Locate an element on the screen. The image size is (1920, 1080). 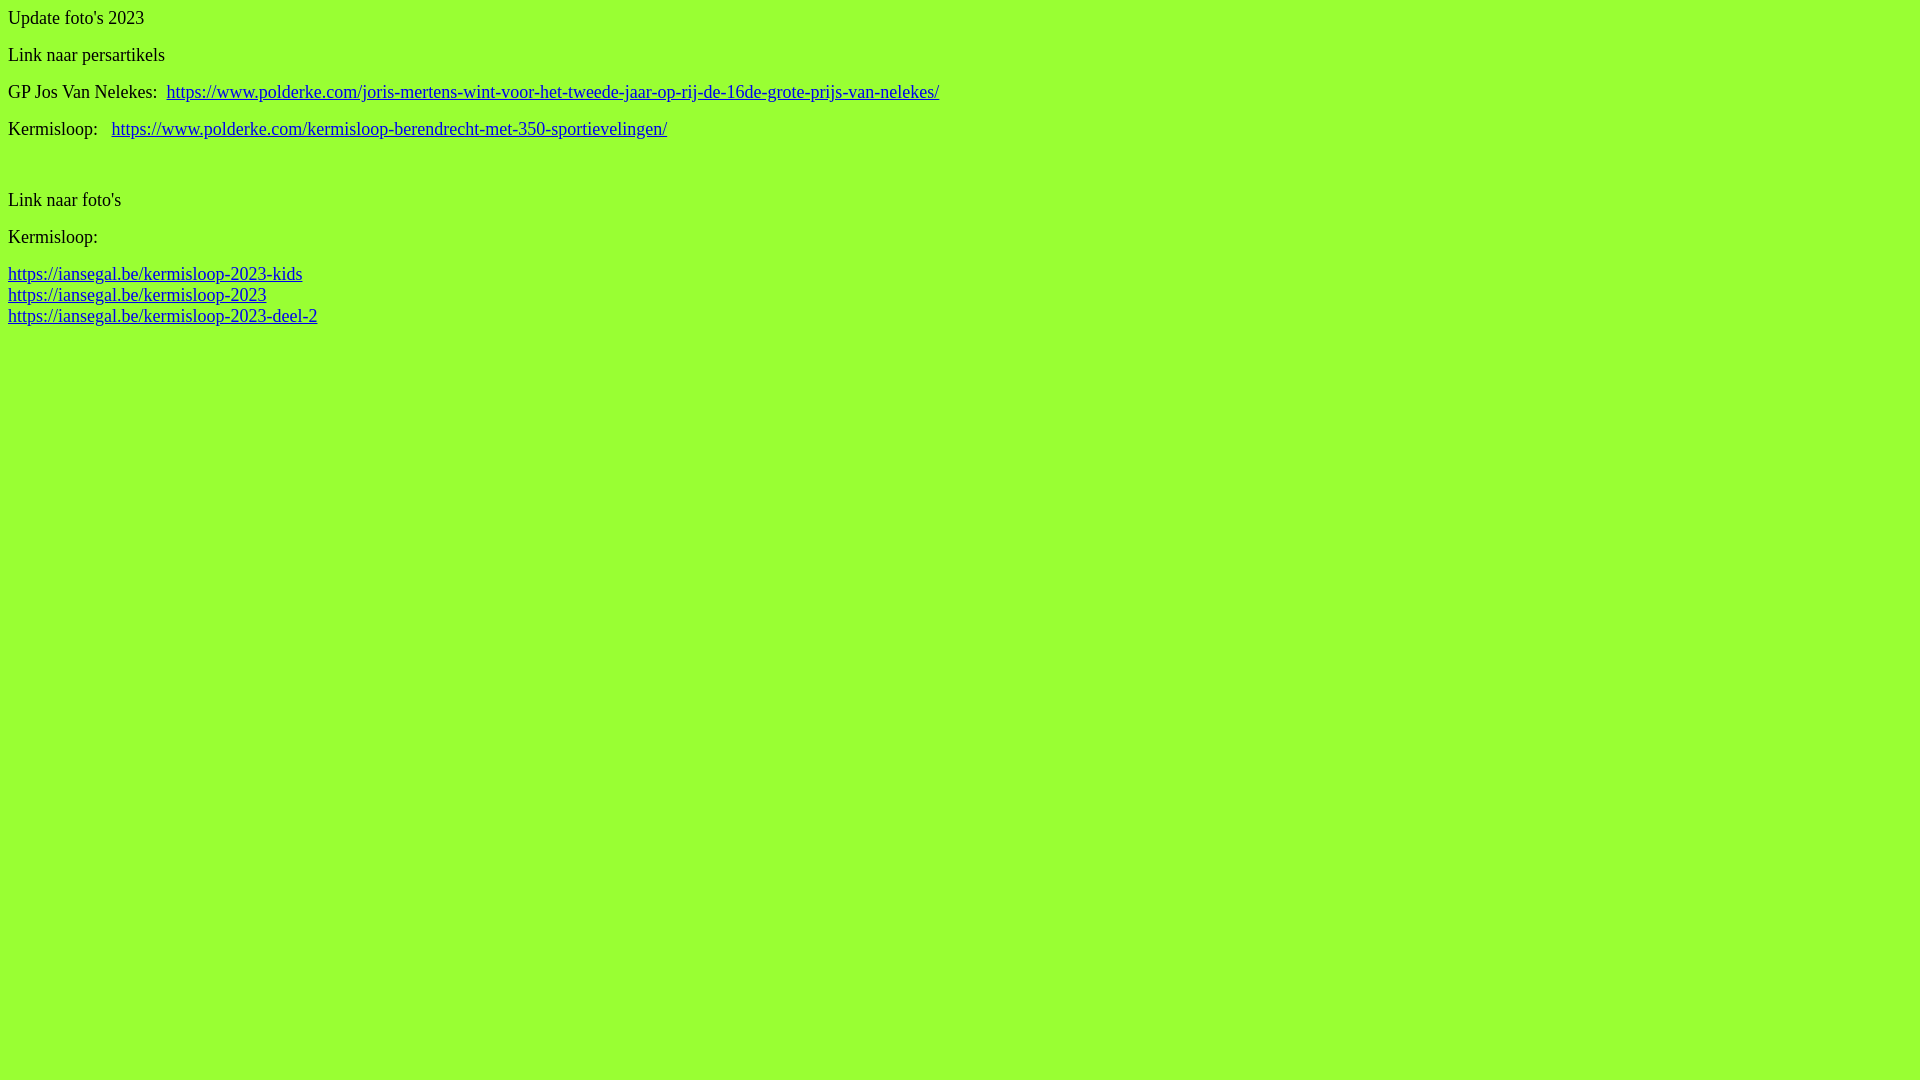
'https://iansegal.be/kermisloop-2023' is located at coordinates (136, 295).